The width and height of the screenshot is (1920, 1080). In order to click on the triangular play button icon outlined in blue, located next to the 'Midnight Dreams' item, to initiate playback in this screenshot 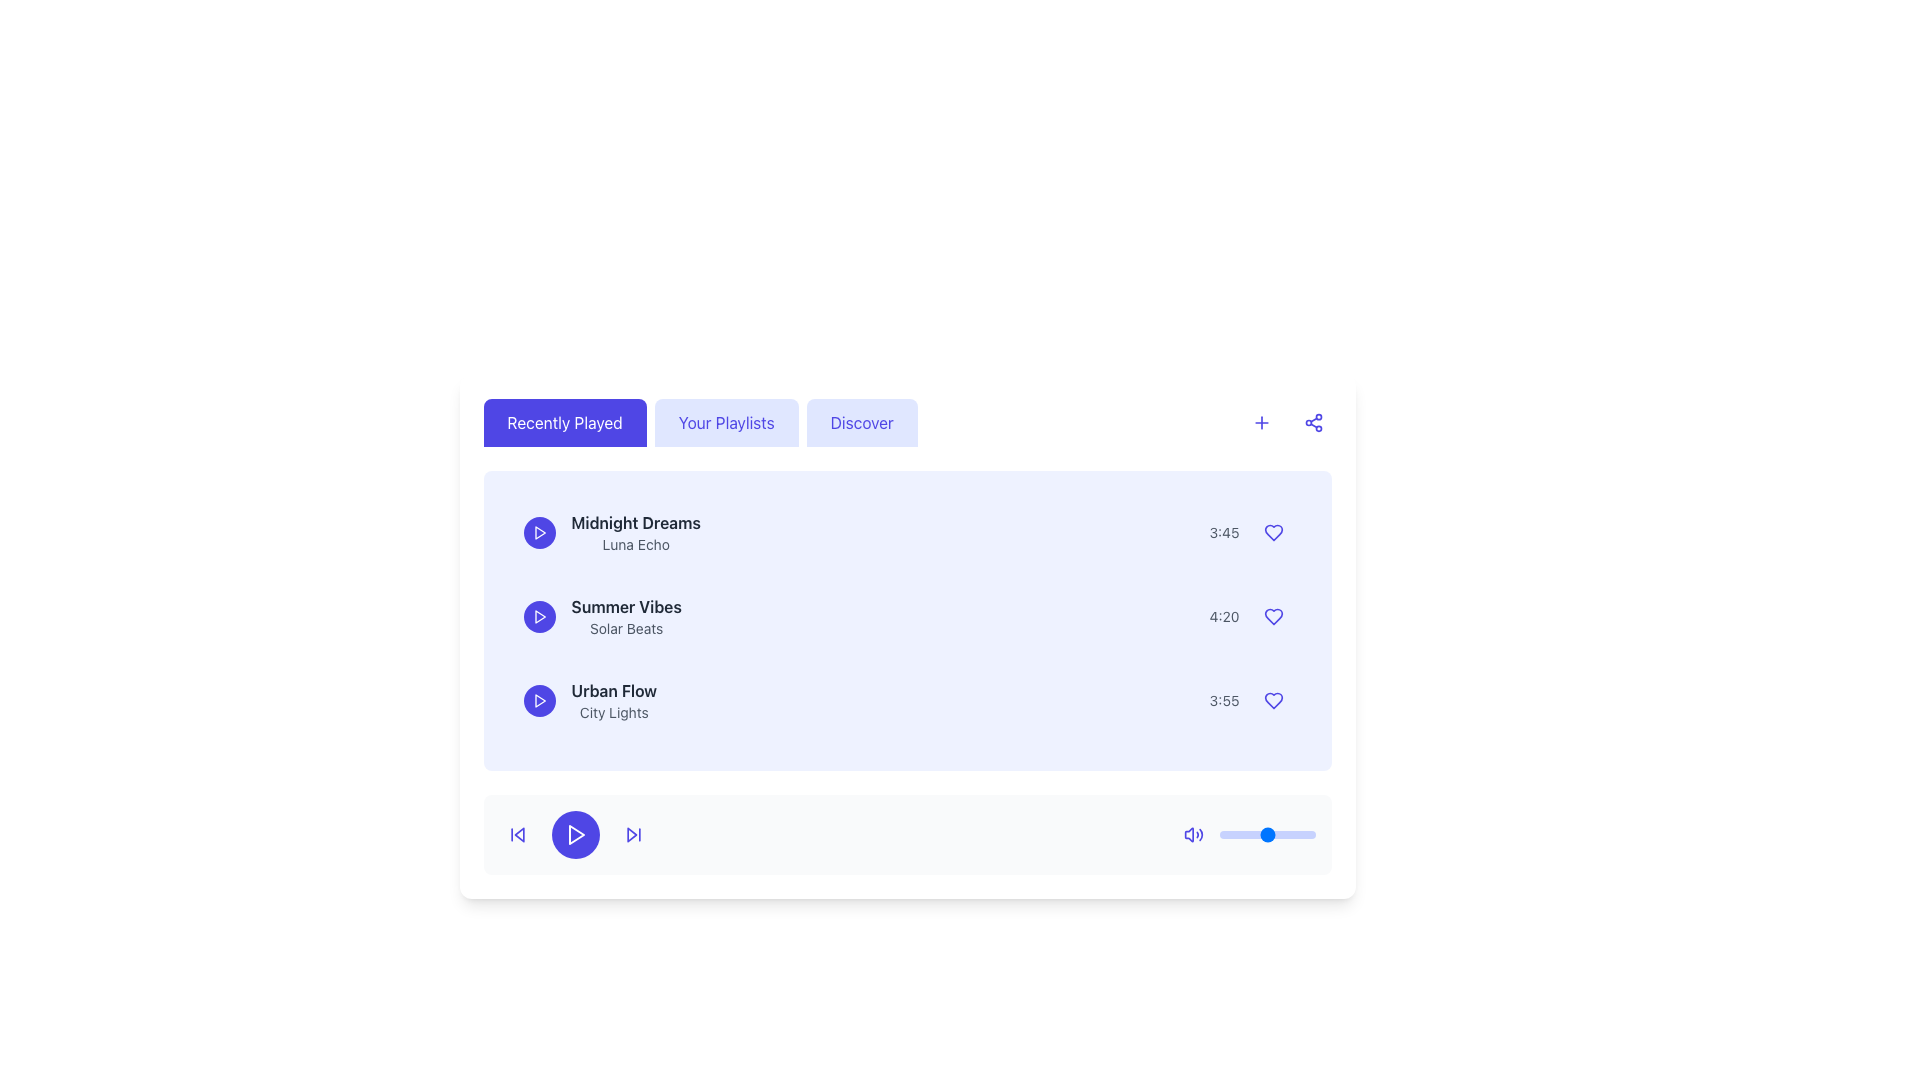, I will do `click(540, 531)`.